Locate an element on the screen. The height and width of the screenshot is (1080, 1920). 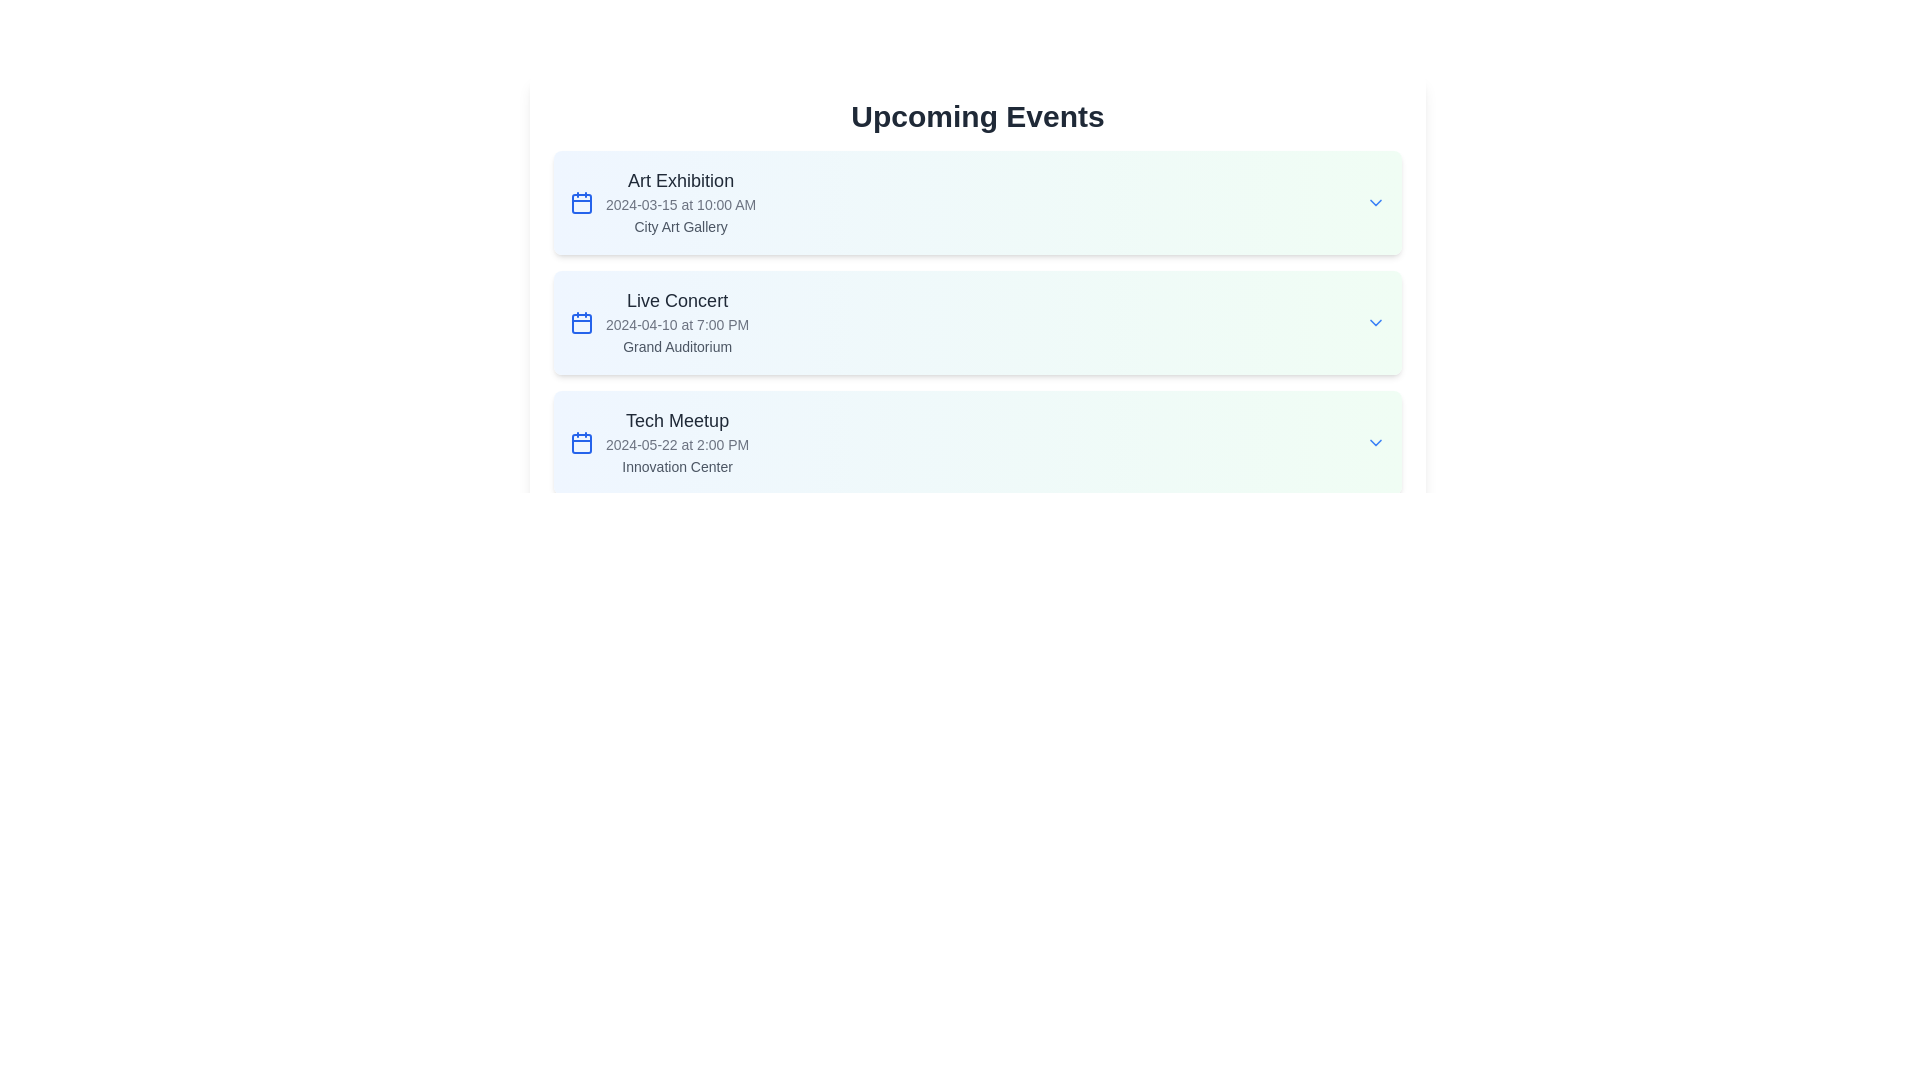
the Text and Icon Group that displays the event title 'Art Exhibition', date '2024-03-15 at 10:00 AM', and location 'City Art Gallery', which is located in the first event card of the 'Upcoming Events' list is located at coordinates (663, 203).